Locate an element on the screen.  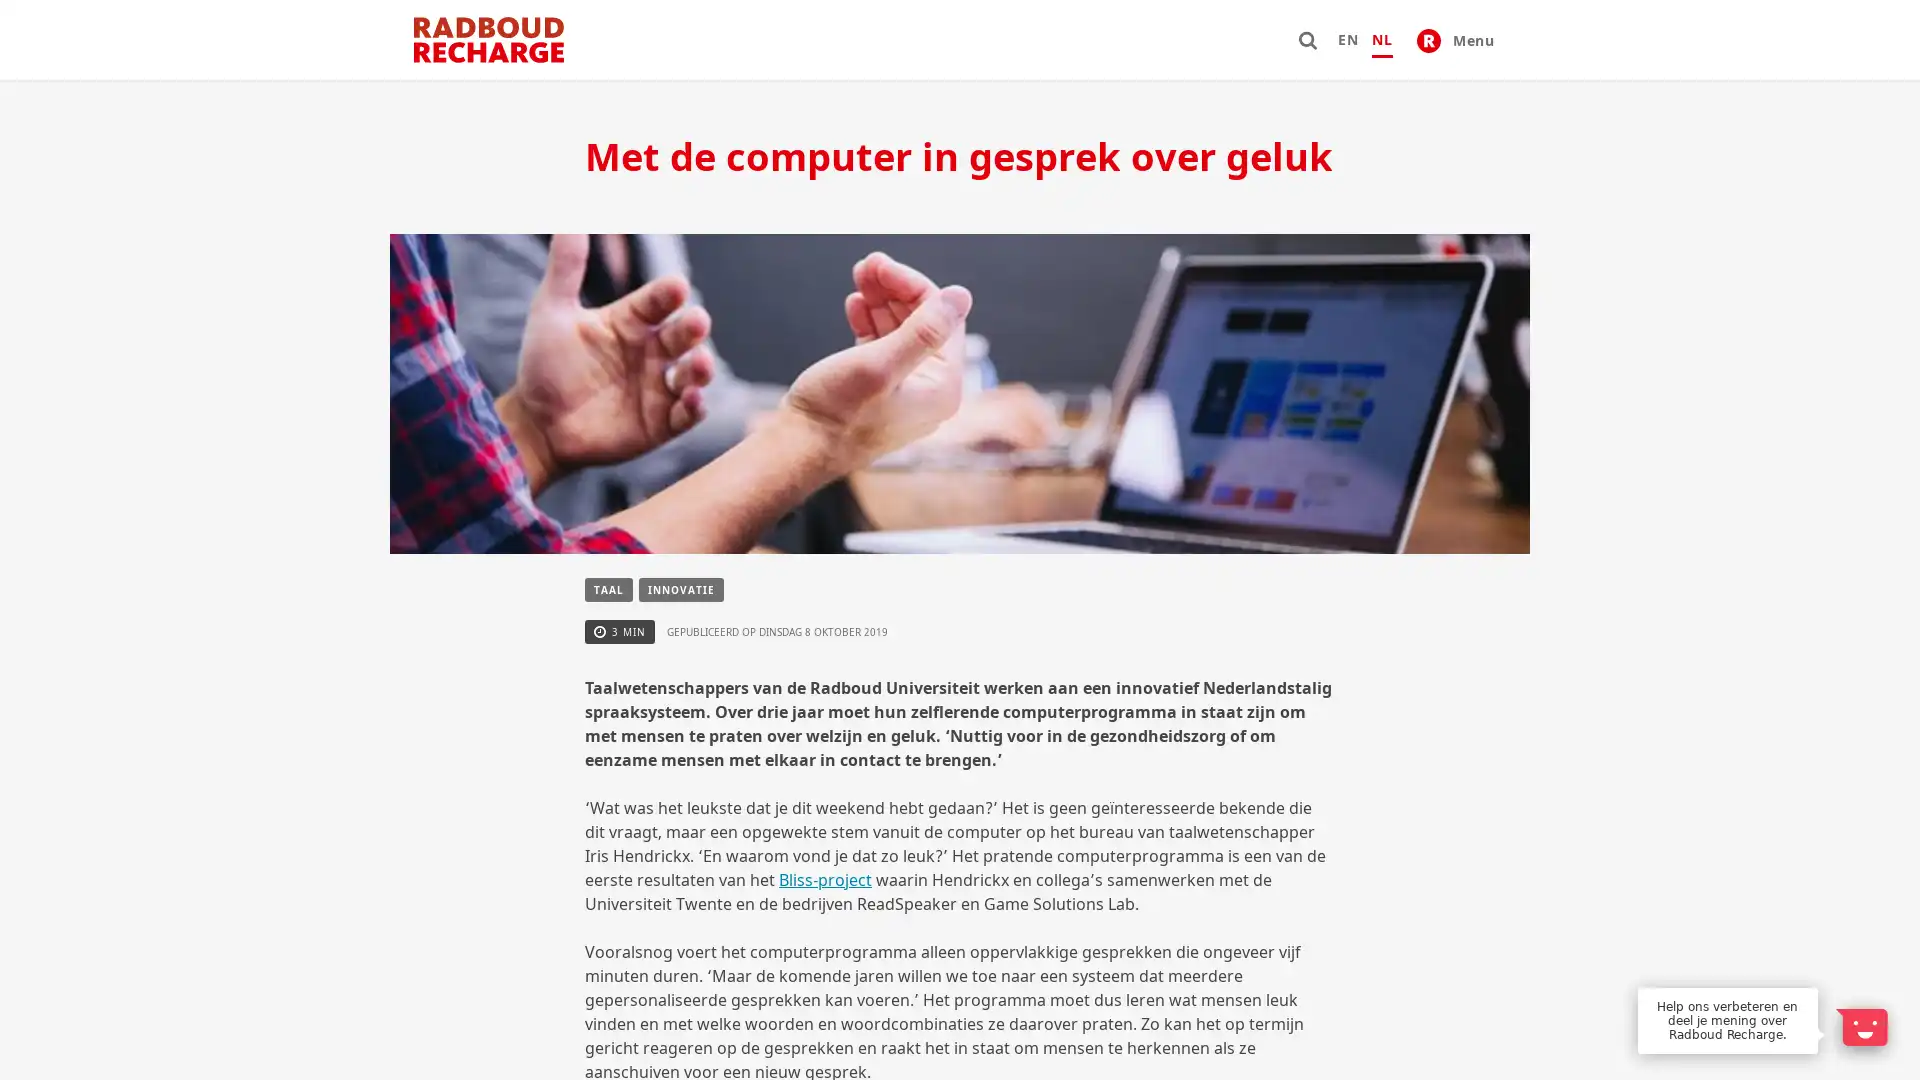
TONEN is located at coordinates (765, 948).